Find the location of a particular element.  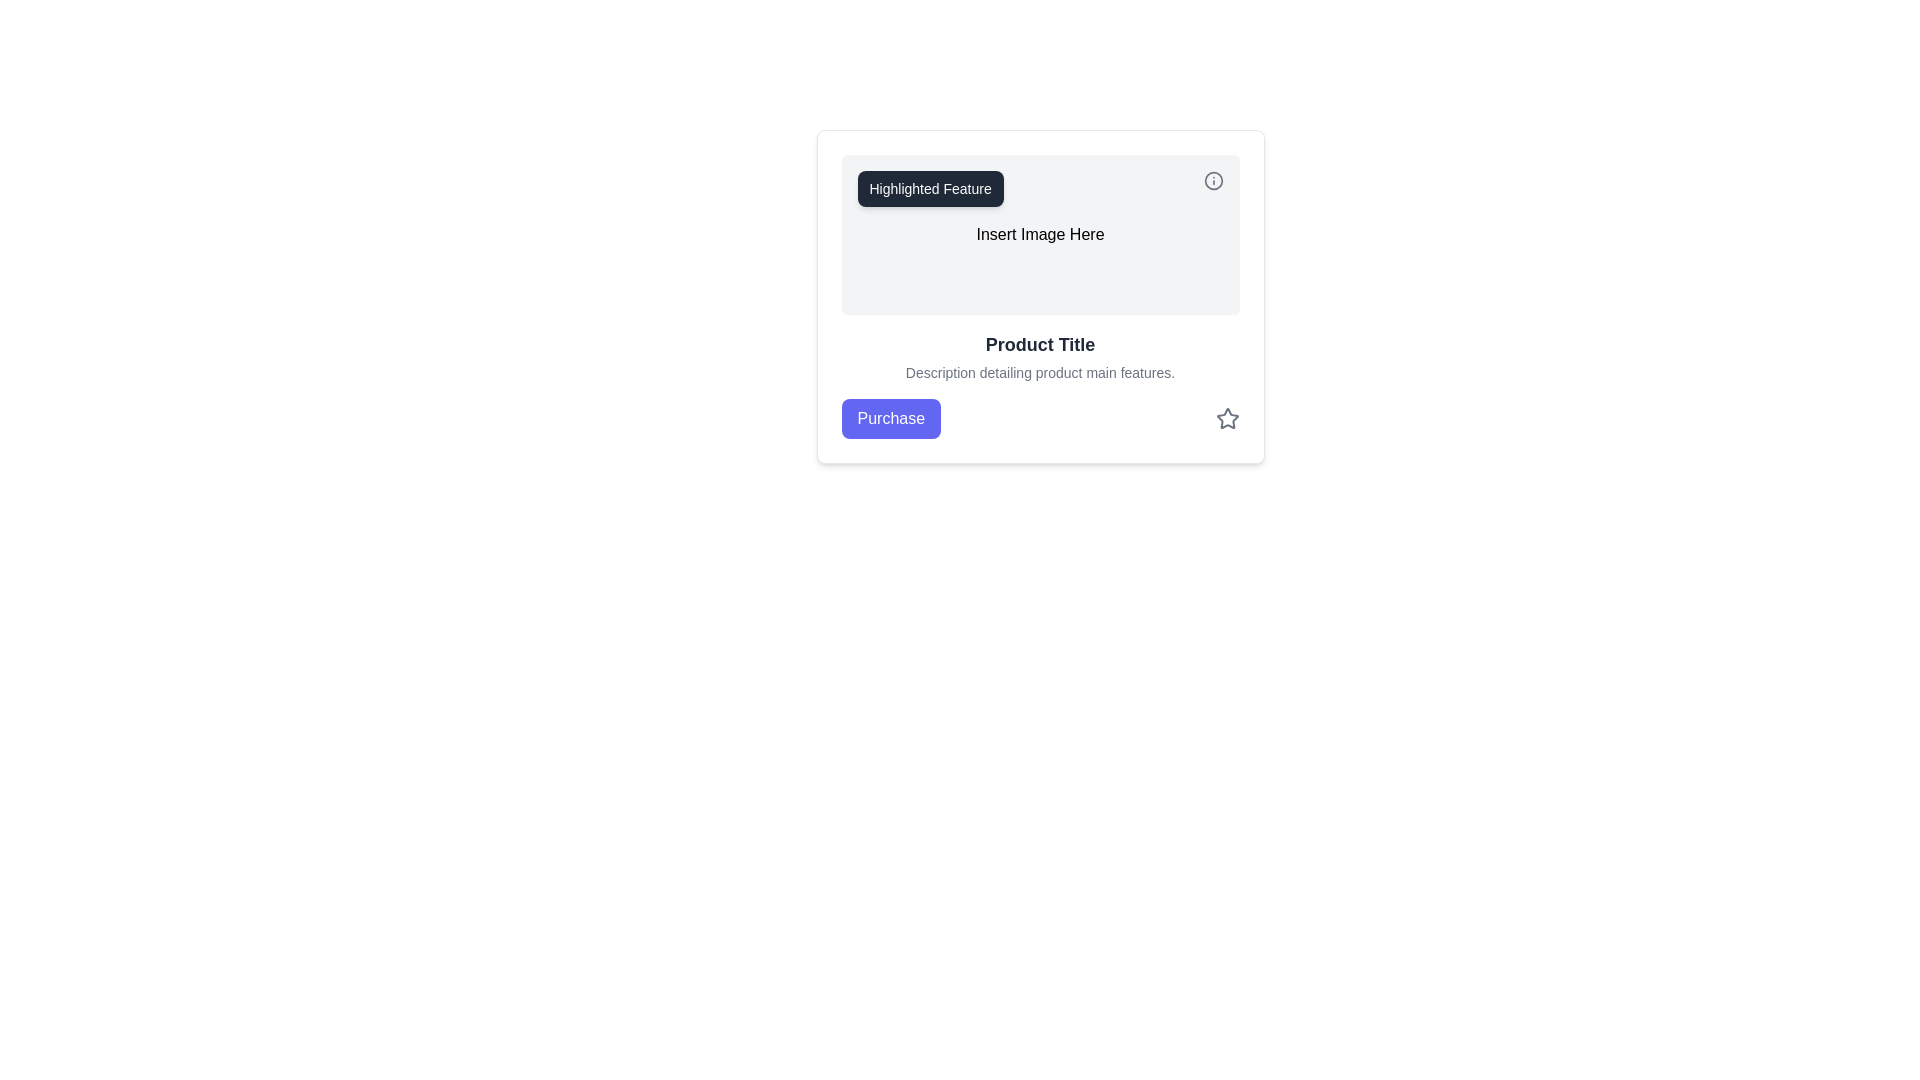

the interactive star-shaped icon button with a gray outline, located to the far right adjacent to the 'Purchase' button is located at coordinates (1226, 418).